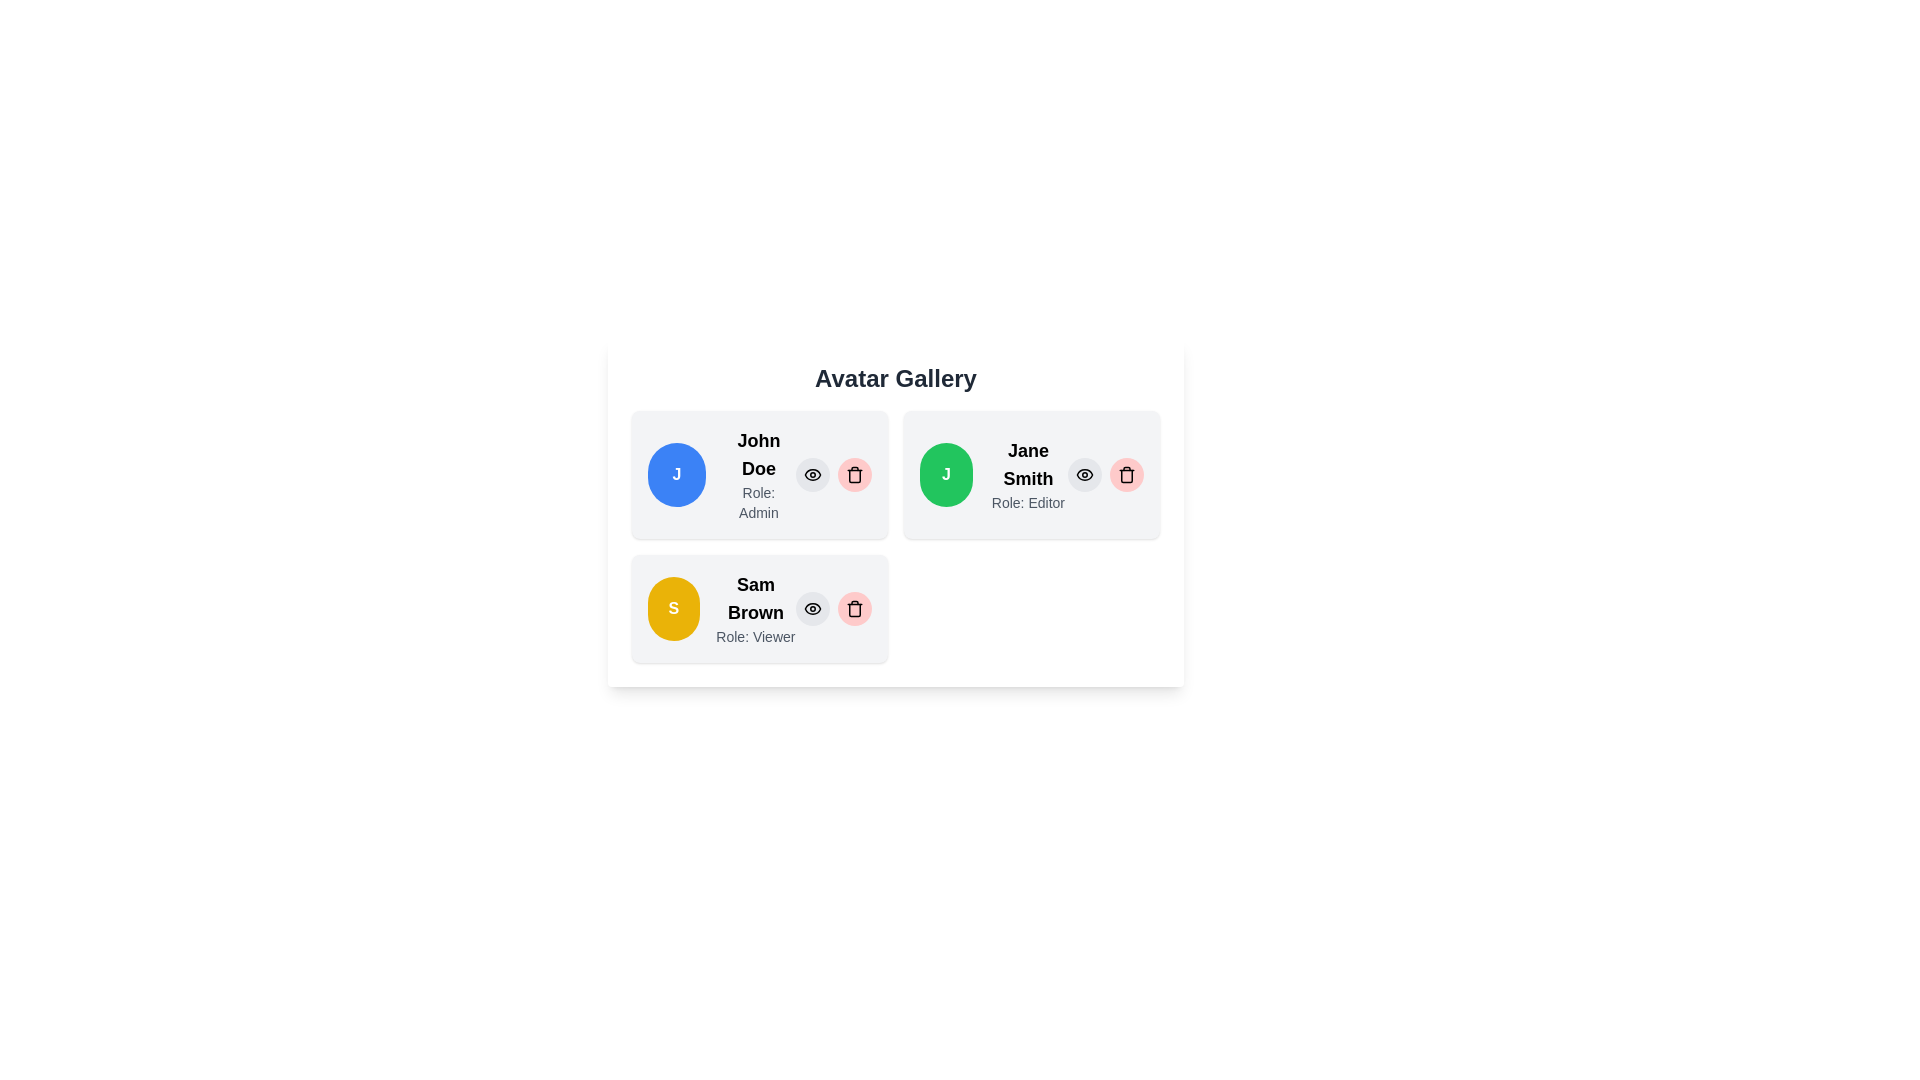 The width and height of the screenshot is (1920, 1080). Describe the element at coordinates (812, 608) in the screenshot. I see `the leftmost circular button with a light gray background and a black eye icon in the action buttons group for user 'Sam Brown' in the 'Avatar Gallery'` at that location.